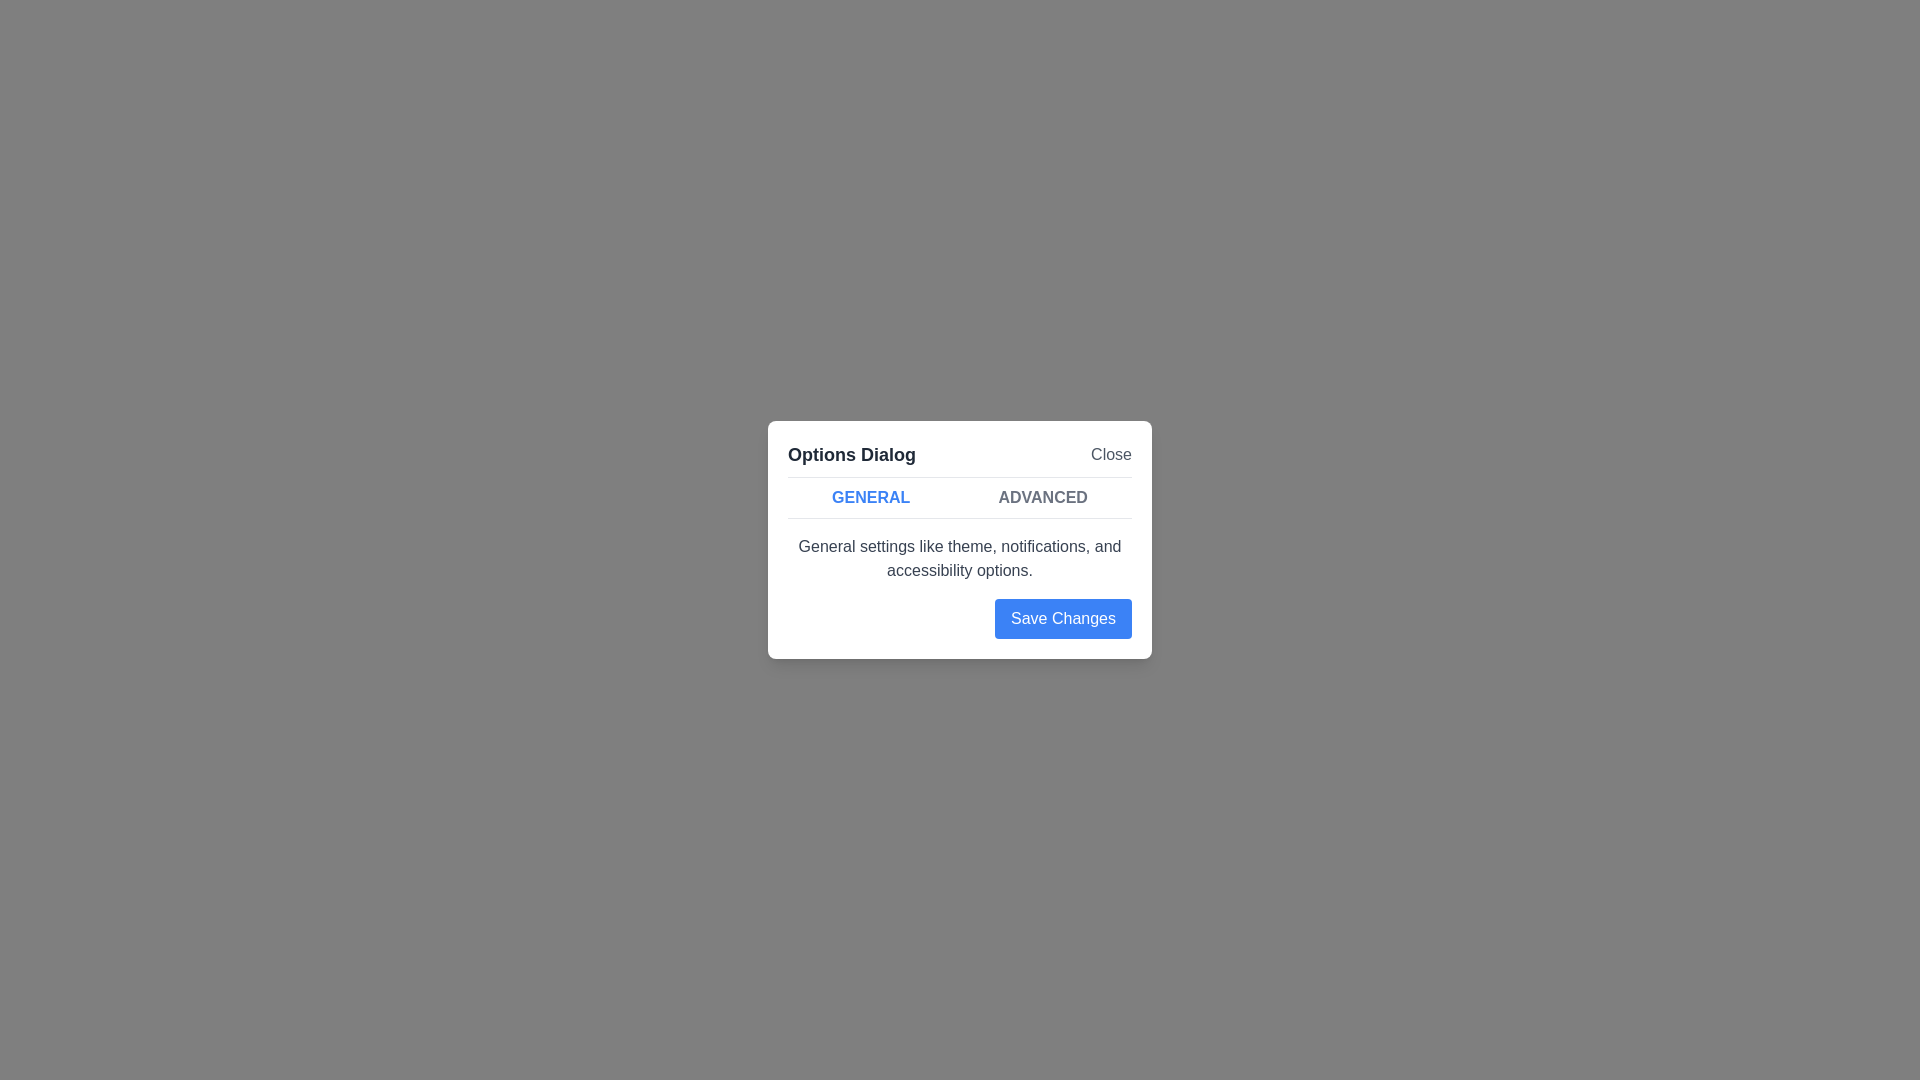 This screenshot has width=1920, height=1080. Describe the element at coordinates (870, 496) in the screenshot. I see `the 'General' tab to switch back to it` at that location.